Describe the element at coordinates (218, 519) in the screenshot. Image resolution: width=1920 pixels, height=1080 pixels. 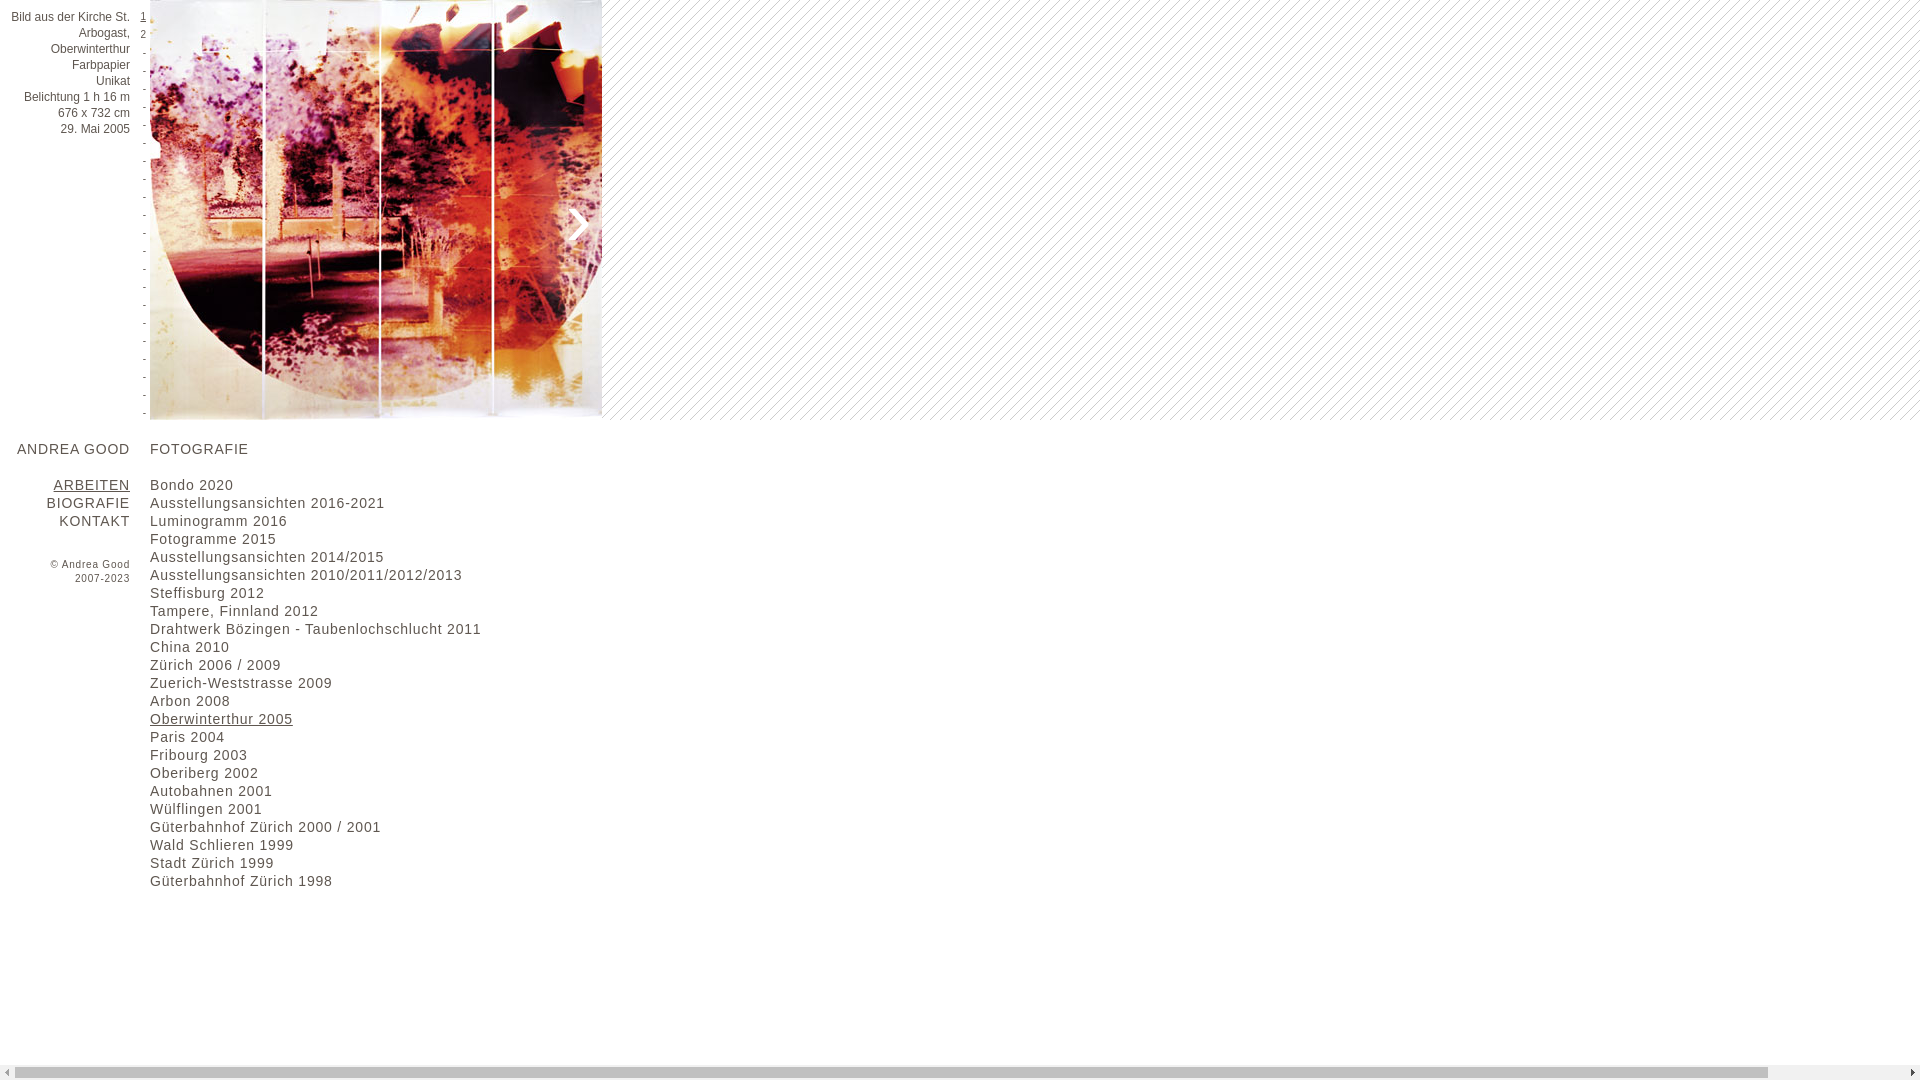
I see `'Luminogramm 2016'` at that location.